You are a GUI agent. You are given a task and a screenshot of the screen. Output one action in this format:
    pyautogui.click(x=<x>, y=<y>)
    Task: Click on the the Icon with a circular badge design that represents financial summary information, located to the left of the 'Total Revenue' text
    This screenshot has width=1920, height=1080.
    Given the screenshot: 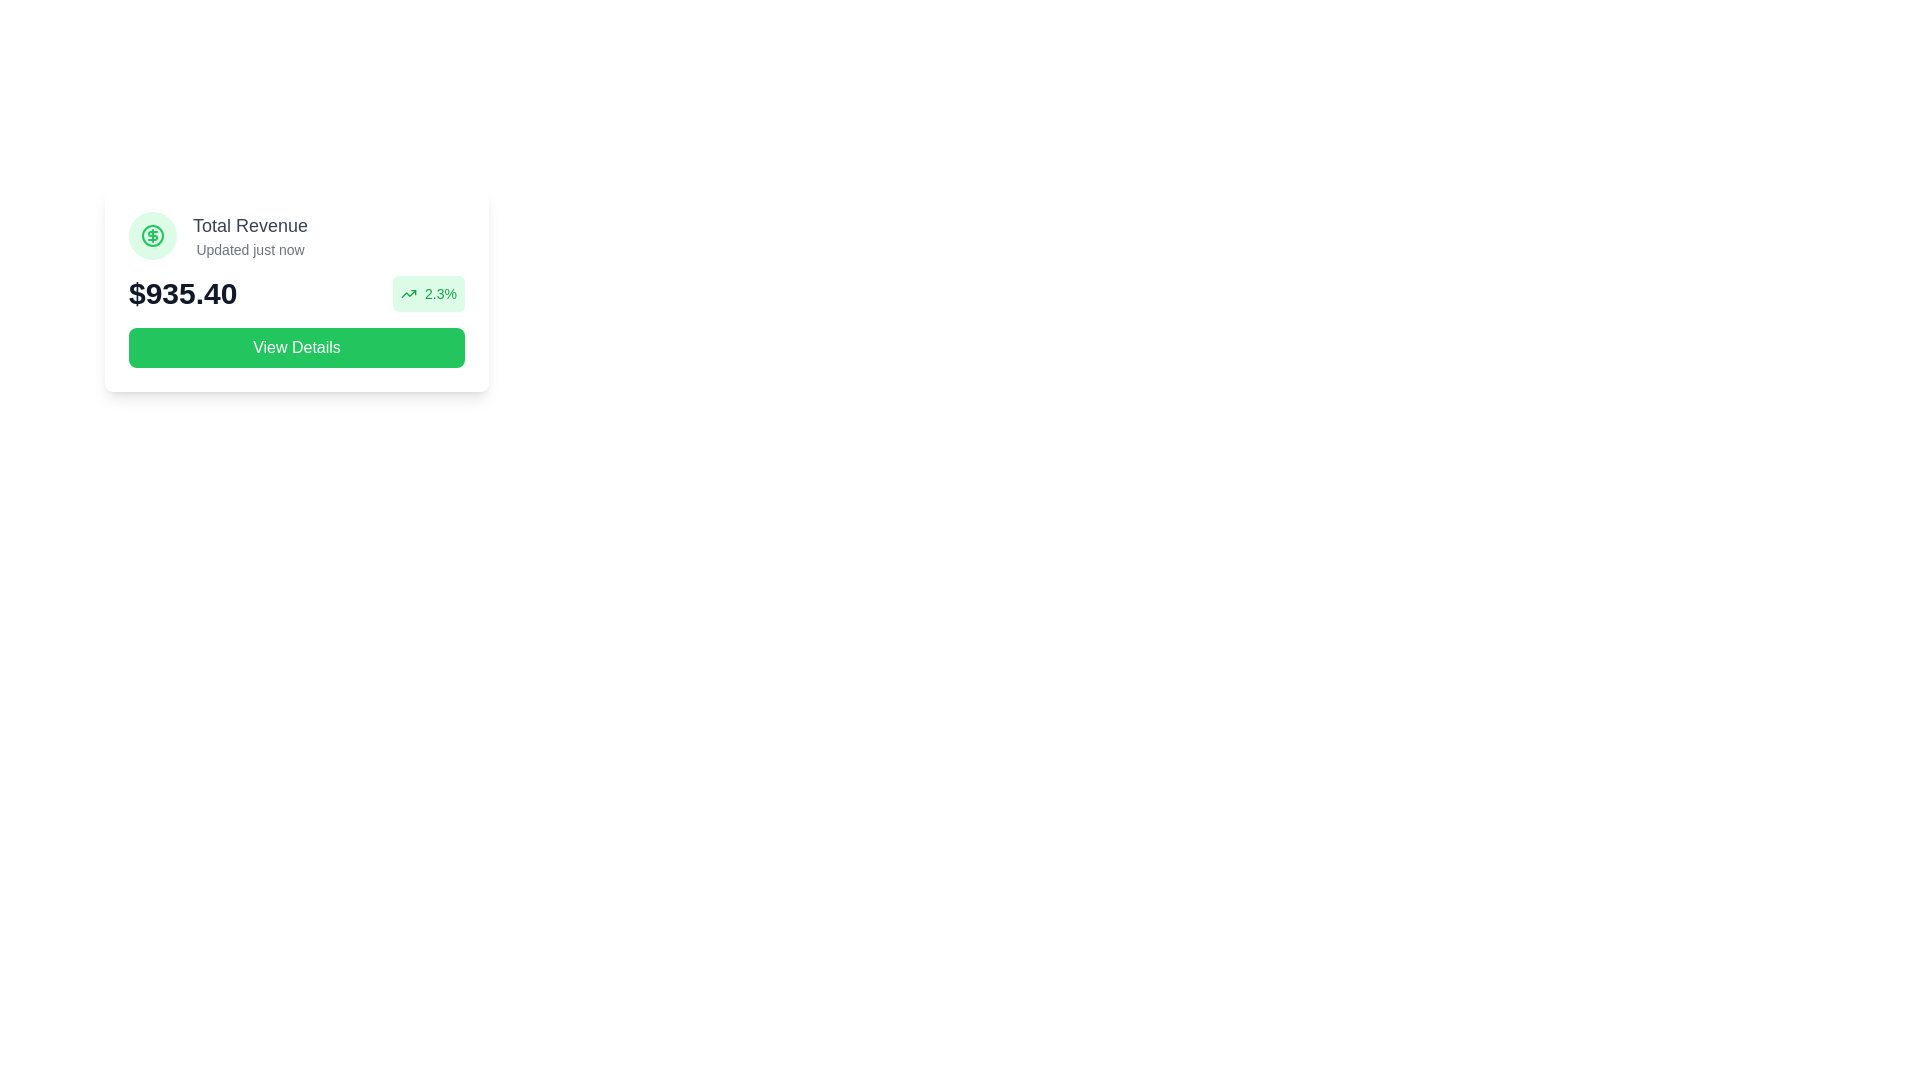 What is the action you would take?
    pyautogui.click(x=152, y=234)
    